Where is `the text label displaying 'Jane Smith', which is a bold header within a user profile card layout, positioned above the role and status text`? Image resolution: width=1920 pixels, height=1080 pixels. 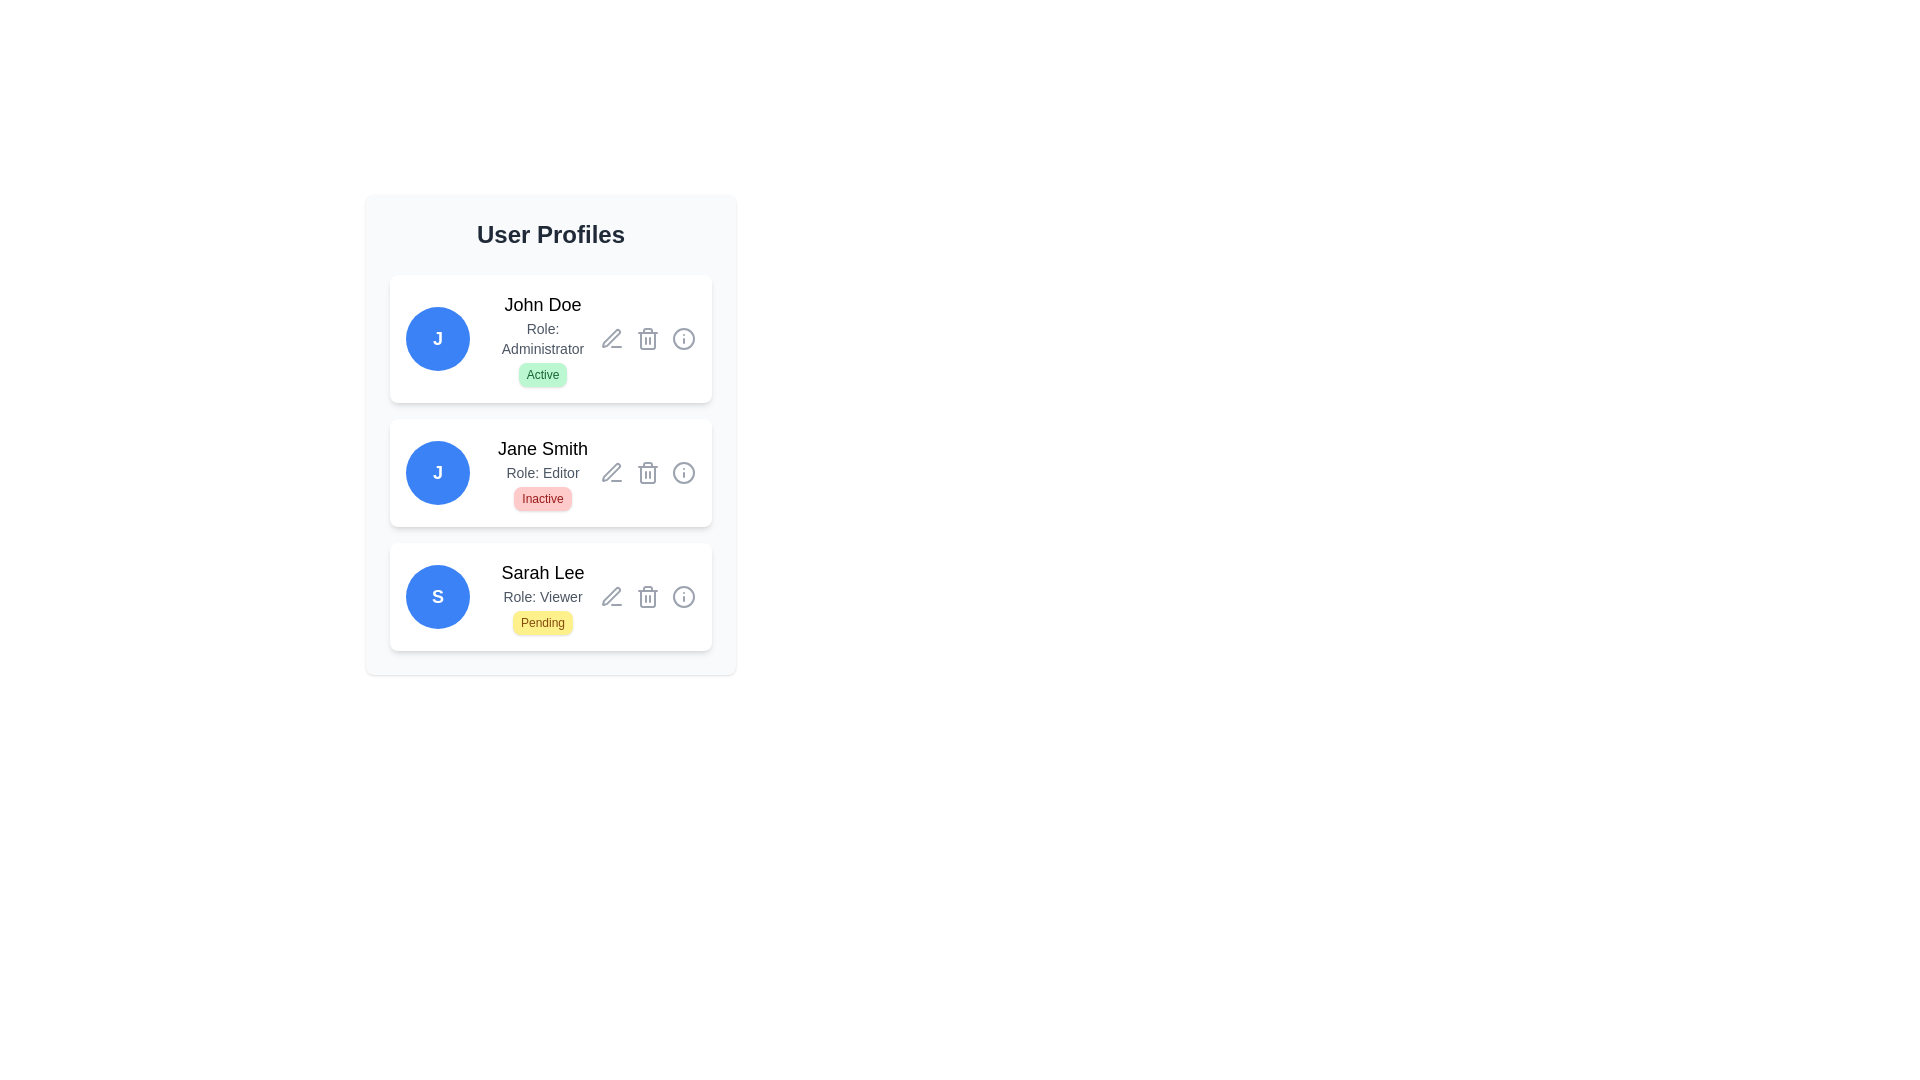
the text label displaying 'Jane Smith', which is a bold header within a user profile card layout, positioned above the role and status text is located at coordinates (542, 447).